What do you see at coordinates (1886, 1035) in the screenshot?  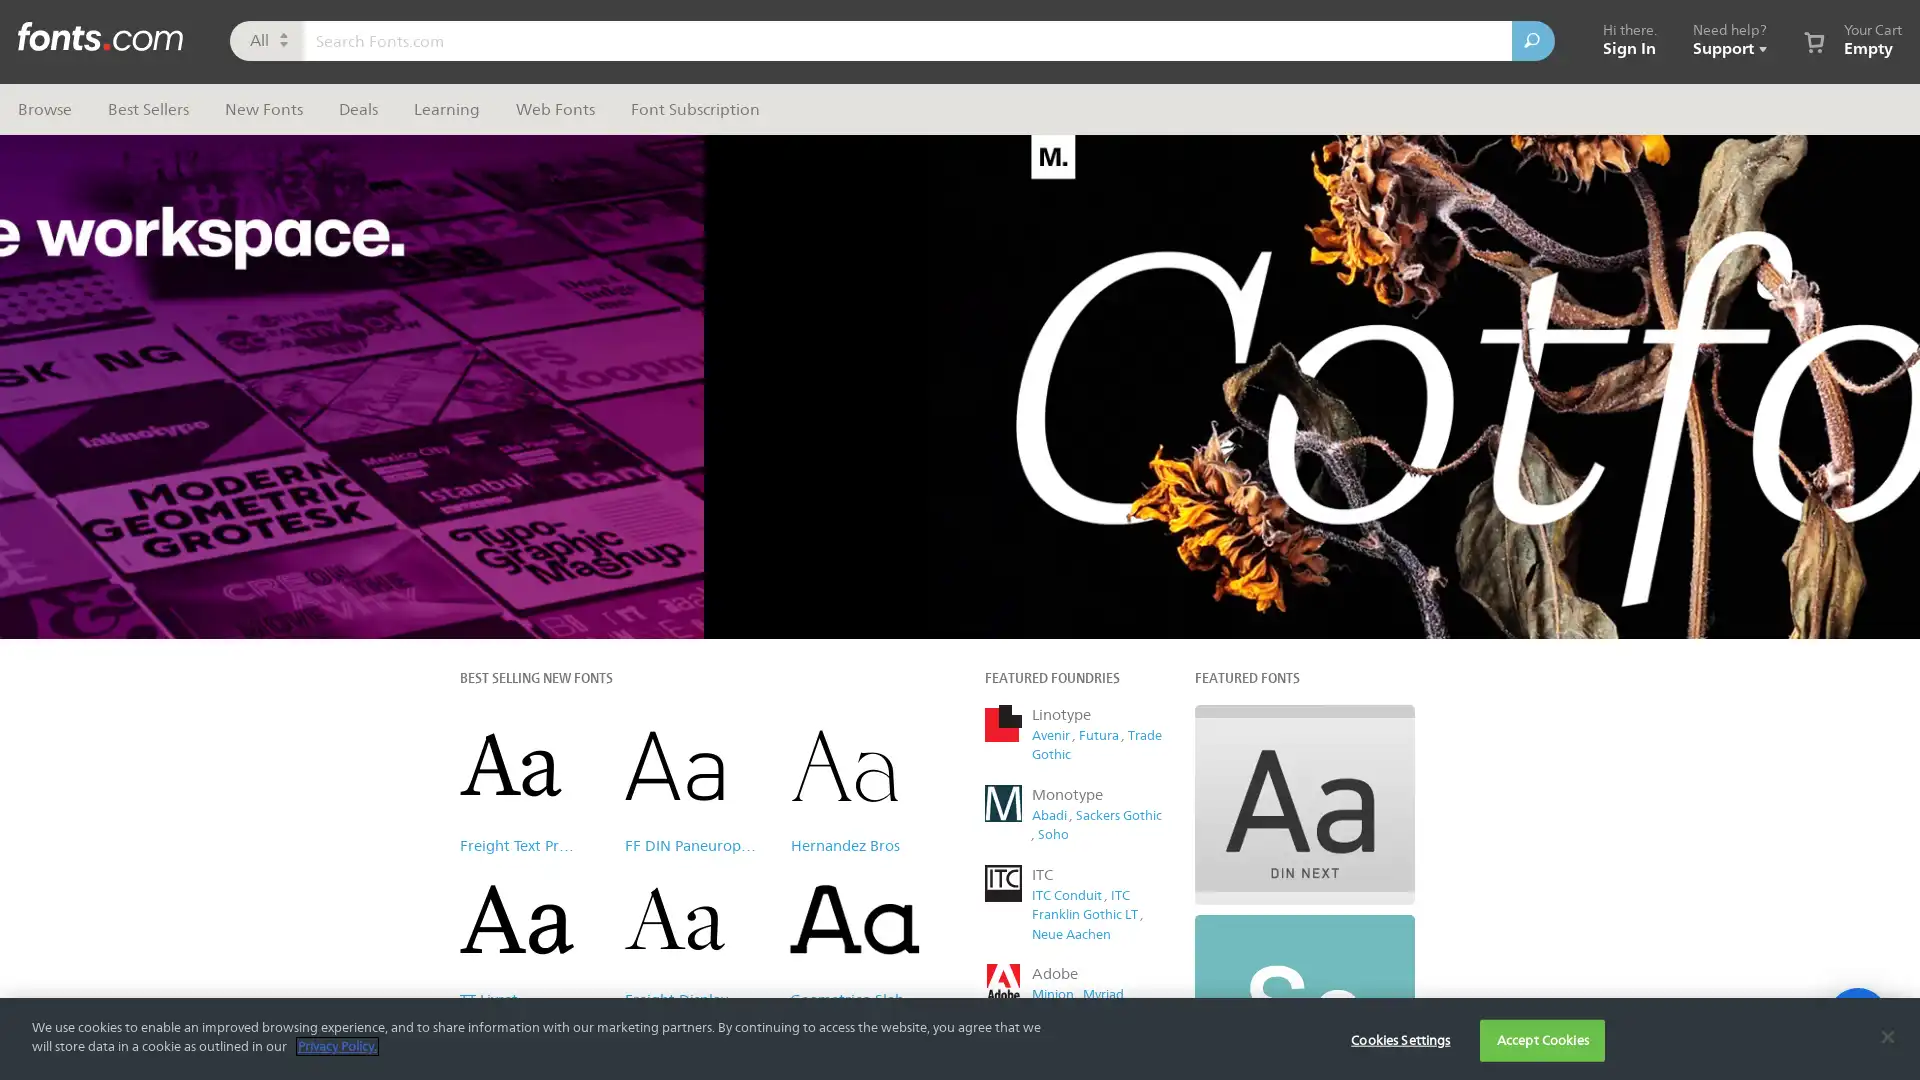 I see `Close` at bounding box center [1886, 1035].